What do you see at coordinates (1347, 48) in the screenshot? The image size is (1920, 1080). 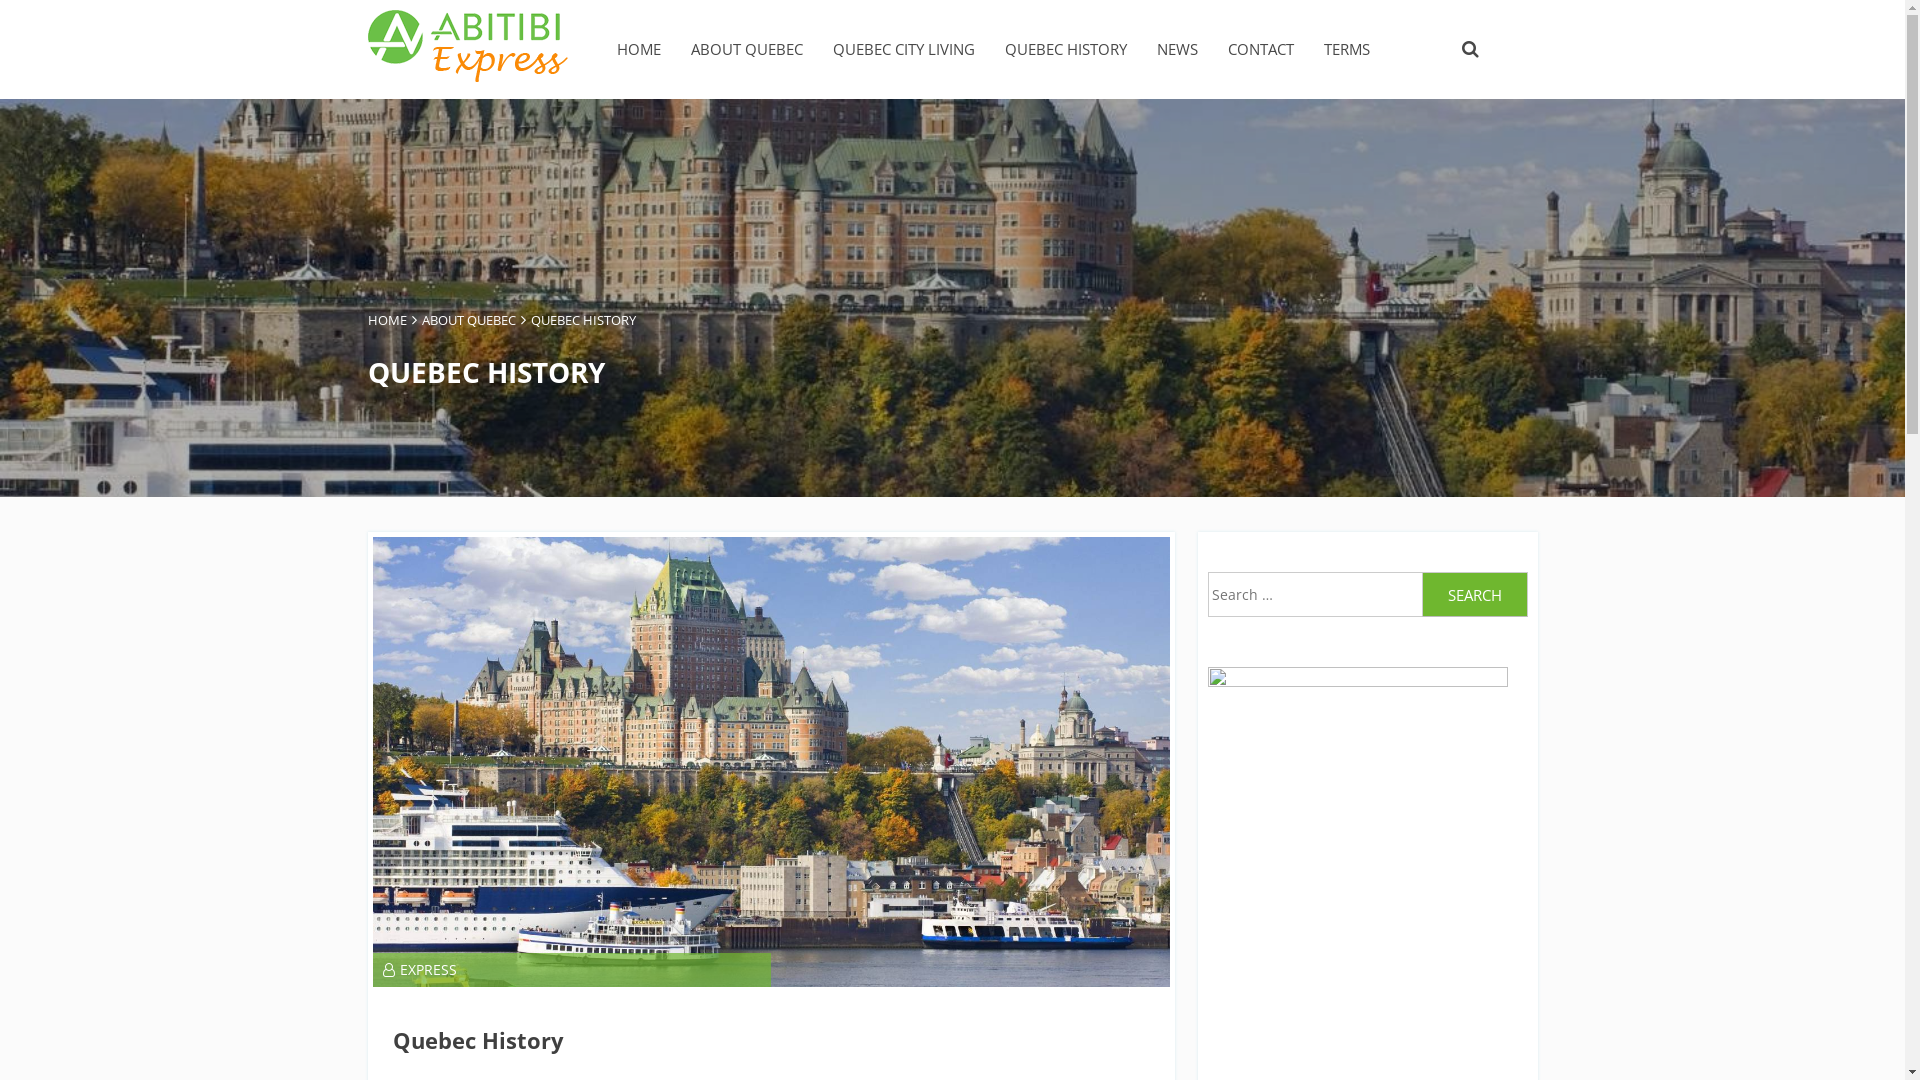 I see `'TERMS'` at bounding box center [1347, 48].